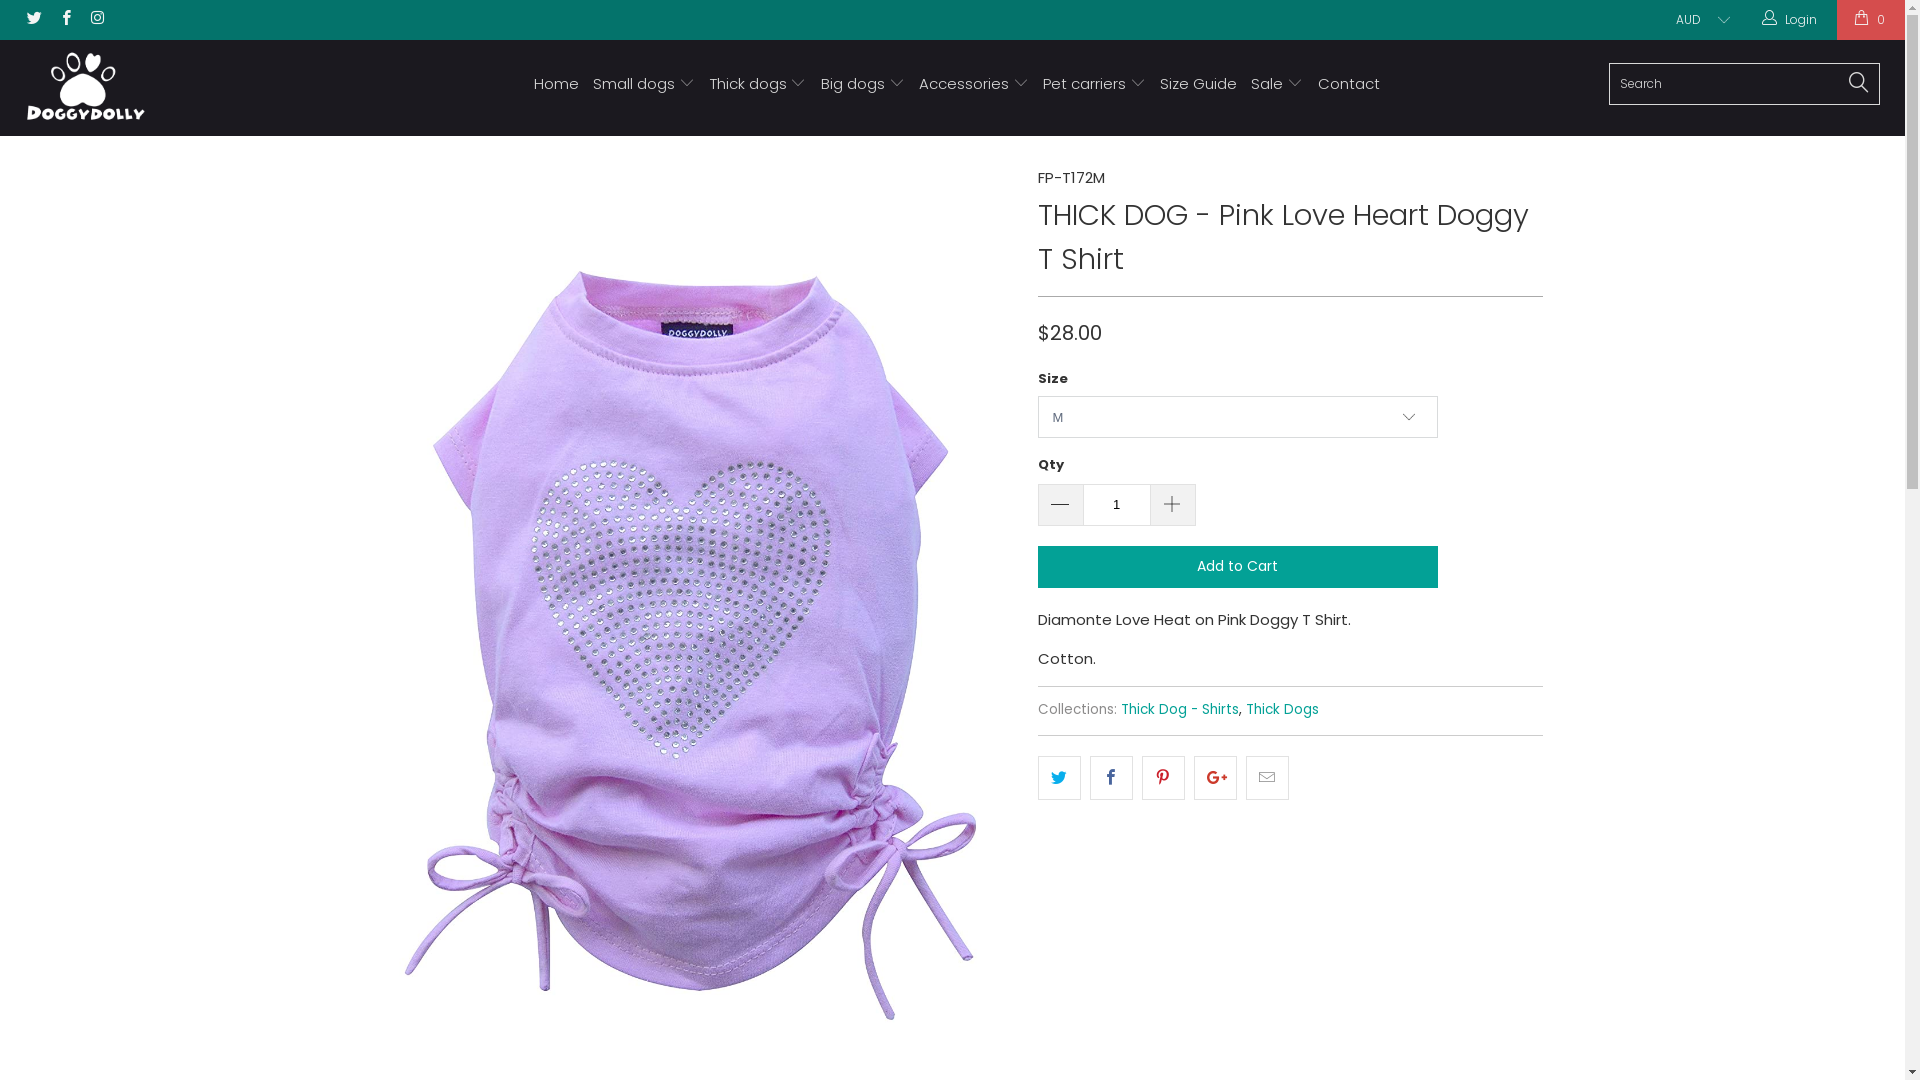 This screenshot has width=1920, height=1080. Describe the element at coordinates (19, 87) in the screenshot. I see `'DoggyDolly Australia & New Zealand'` at that location.